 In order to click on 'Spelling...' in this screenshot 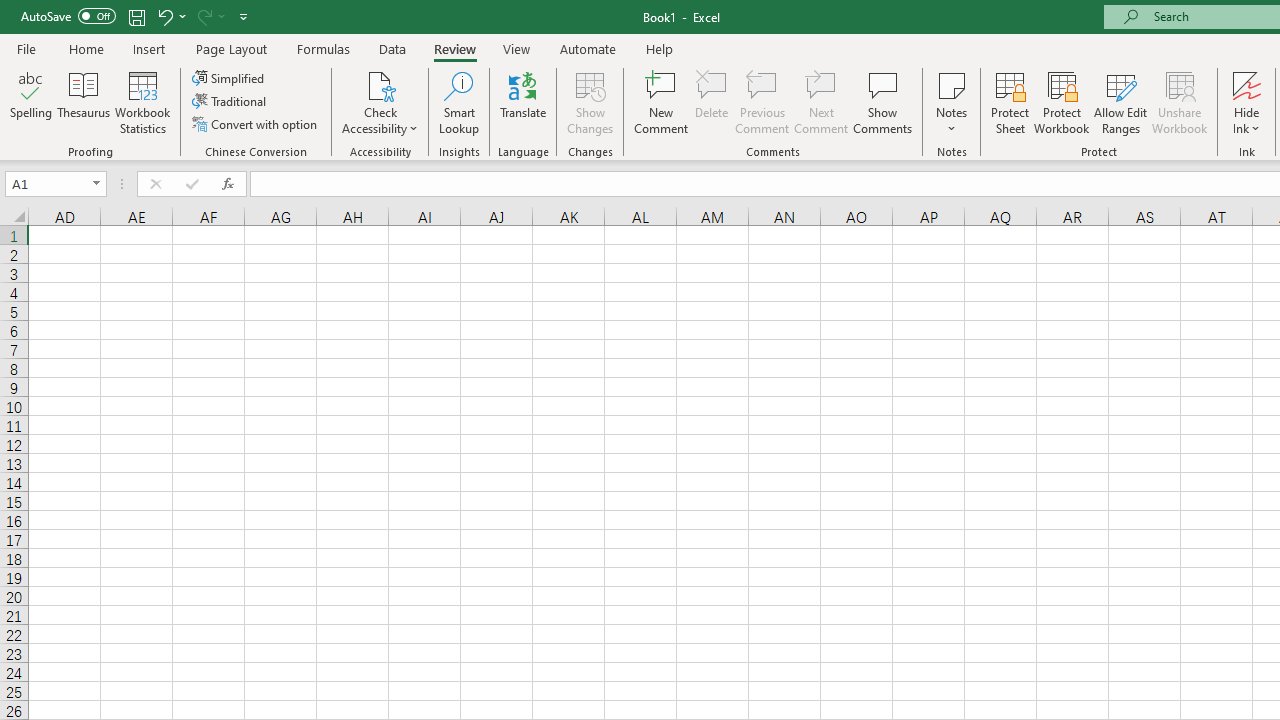, I will do `click(31, 103)`.